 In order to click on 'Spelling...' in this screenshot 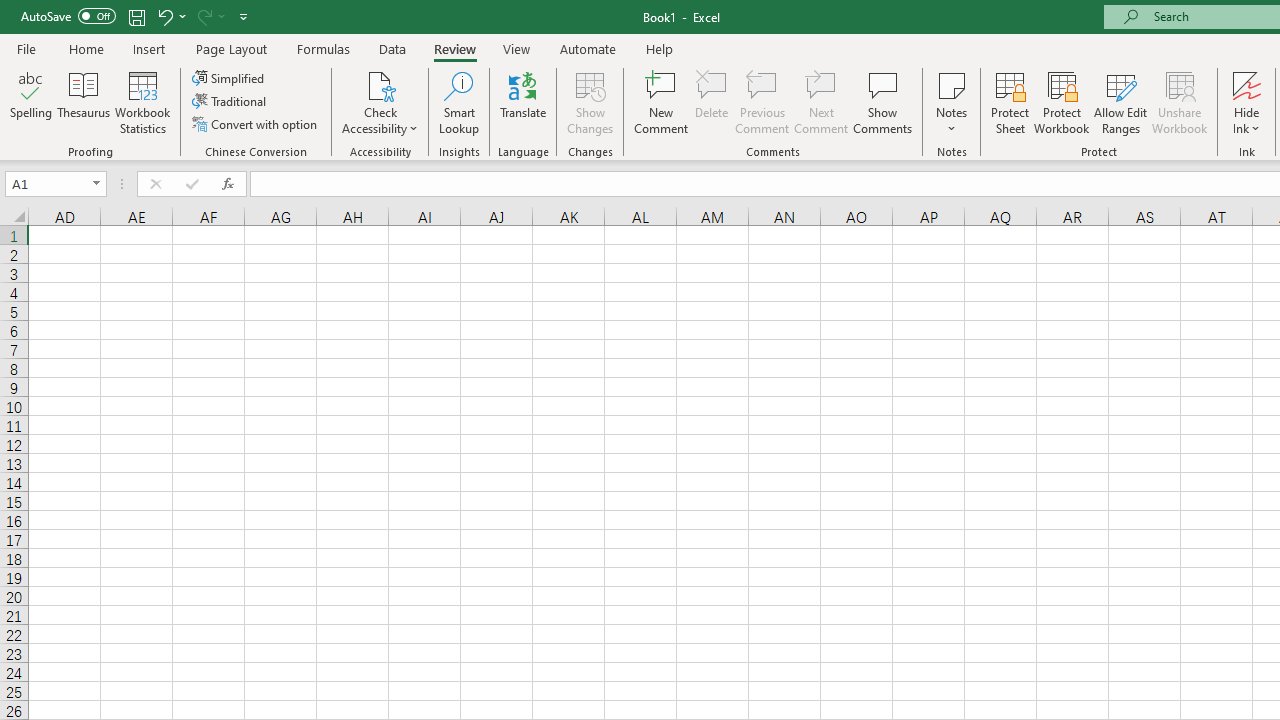, I will do `click(31, 103)`.